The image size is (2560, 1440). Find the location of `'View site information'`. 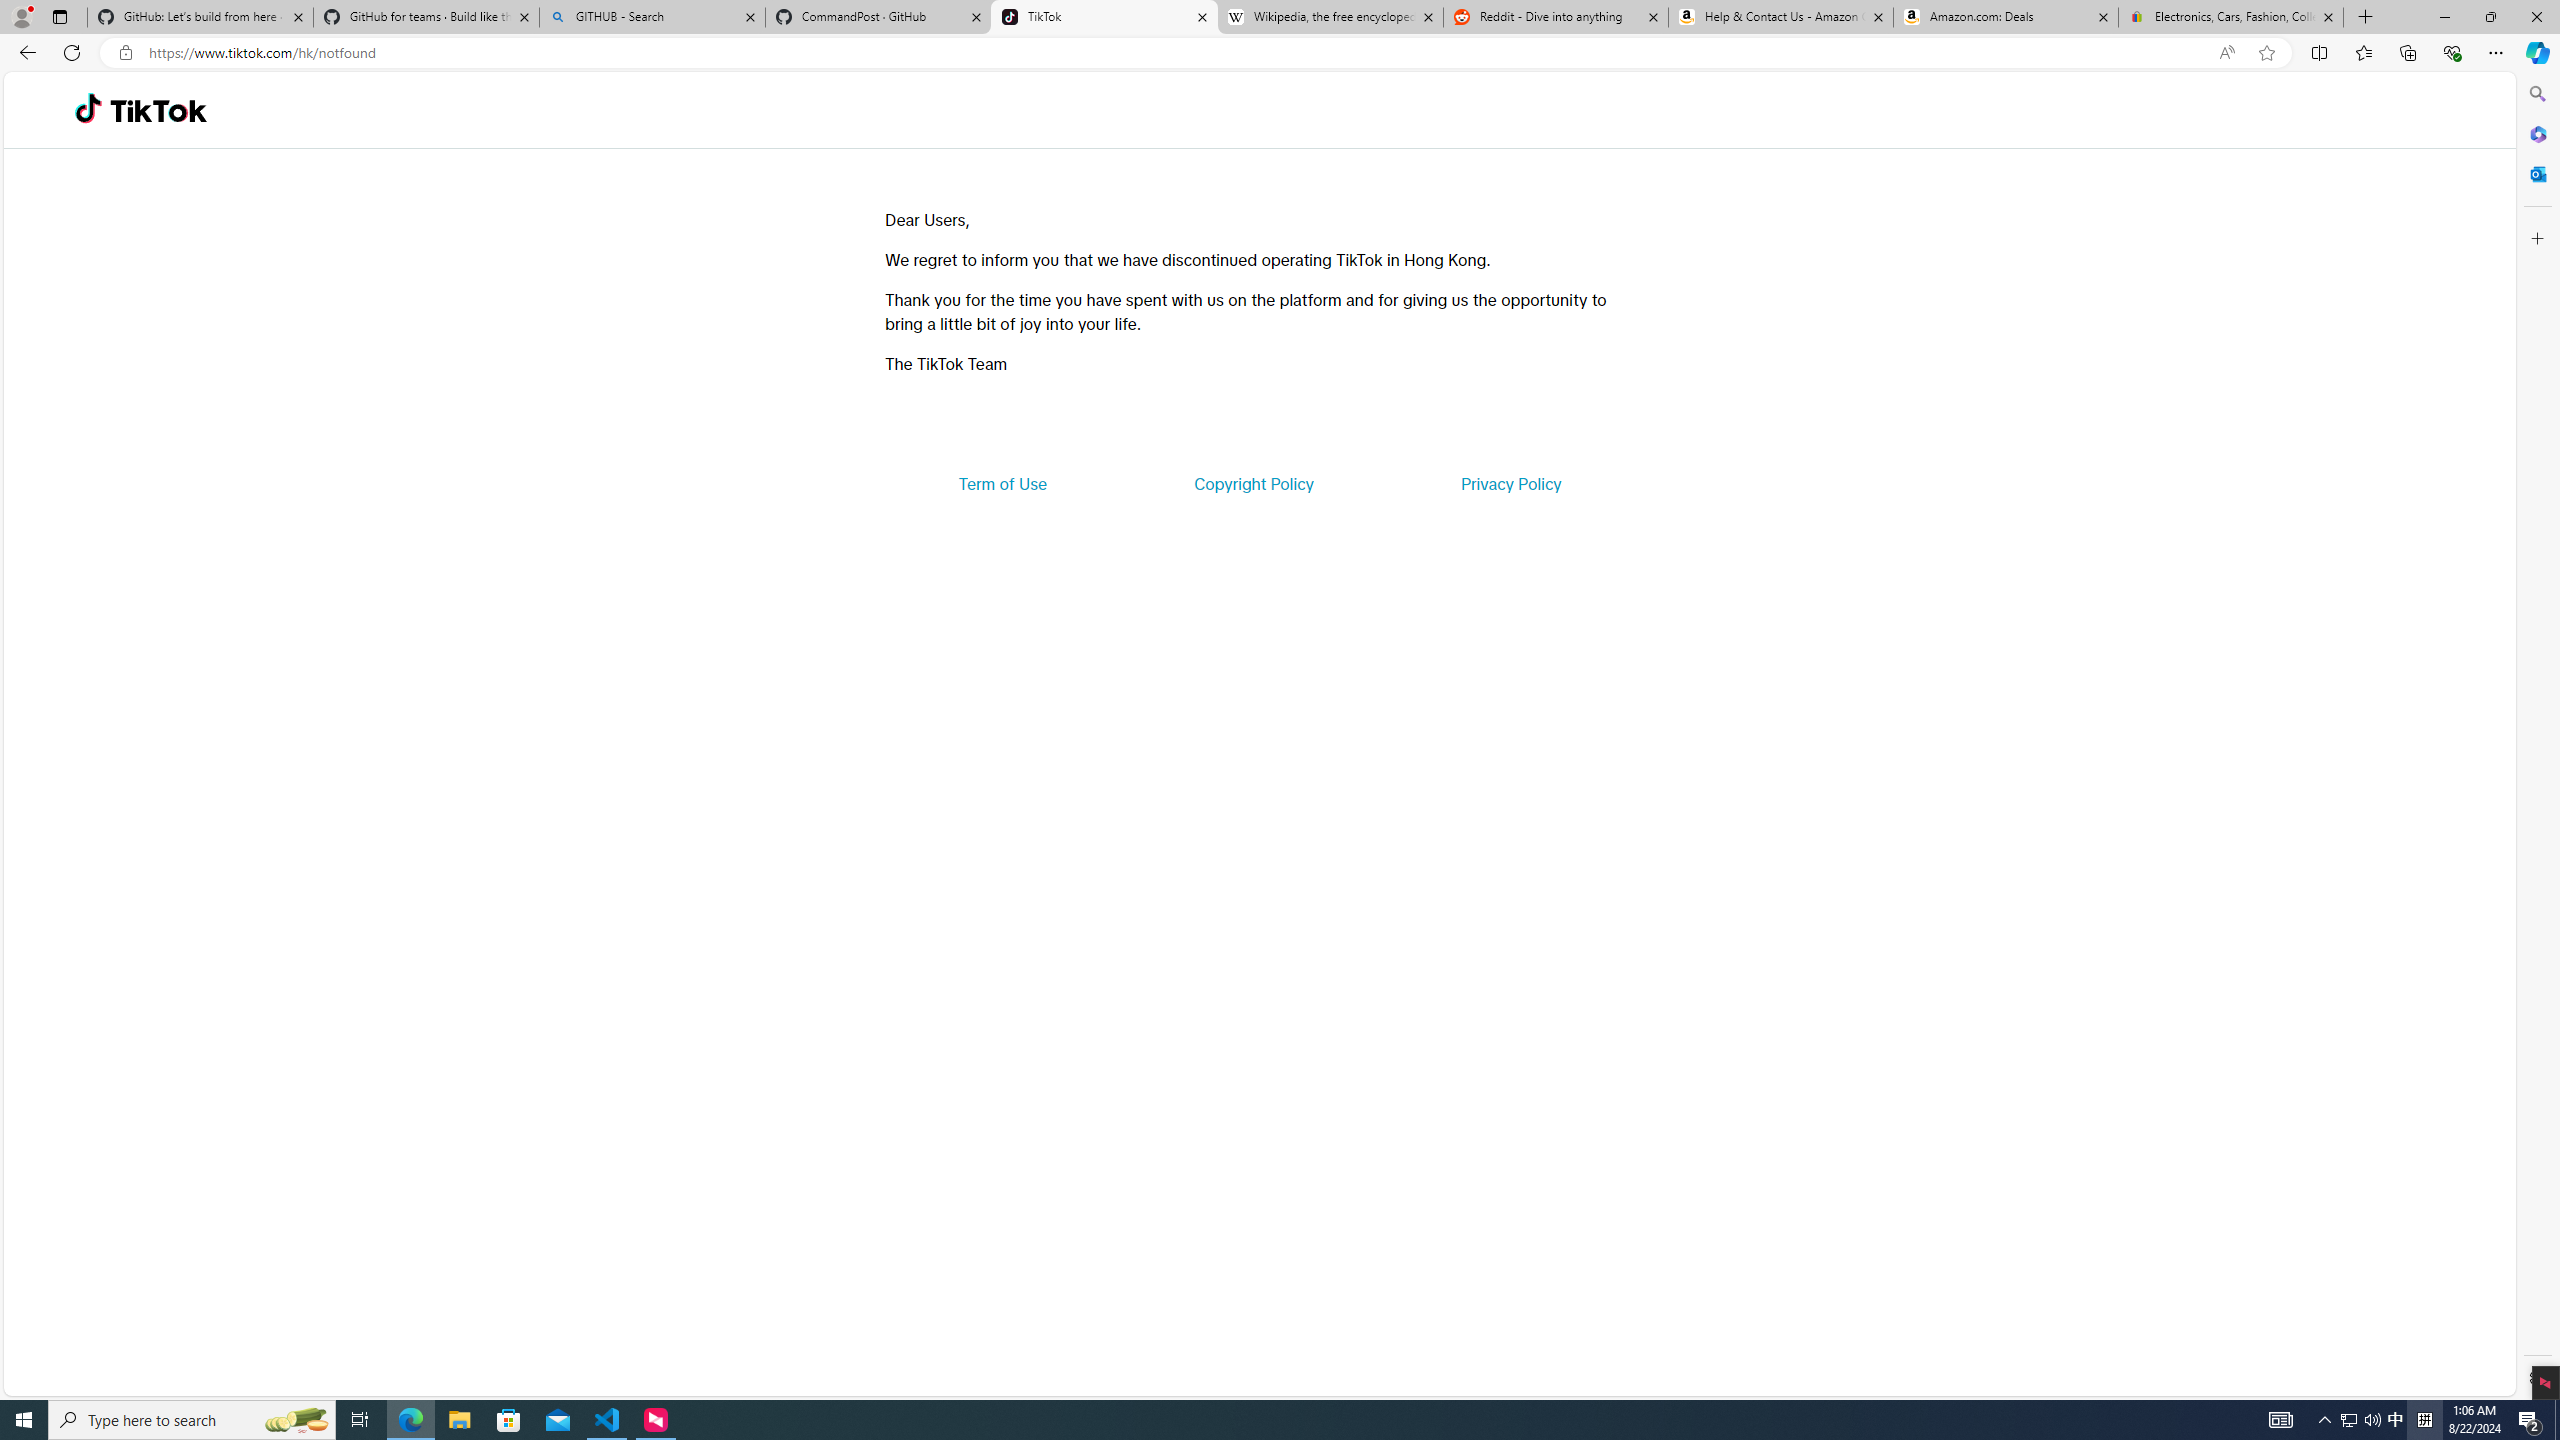

'View site information' is located at coordinates (125, 53).